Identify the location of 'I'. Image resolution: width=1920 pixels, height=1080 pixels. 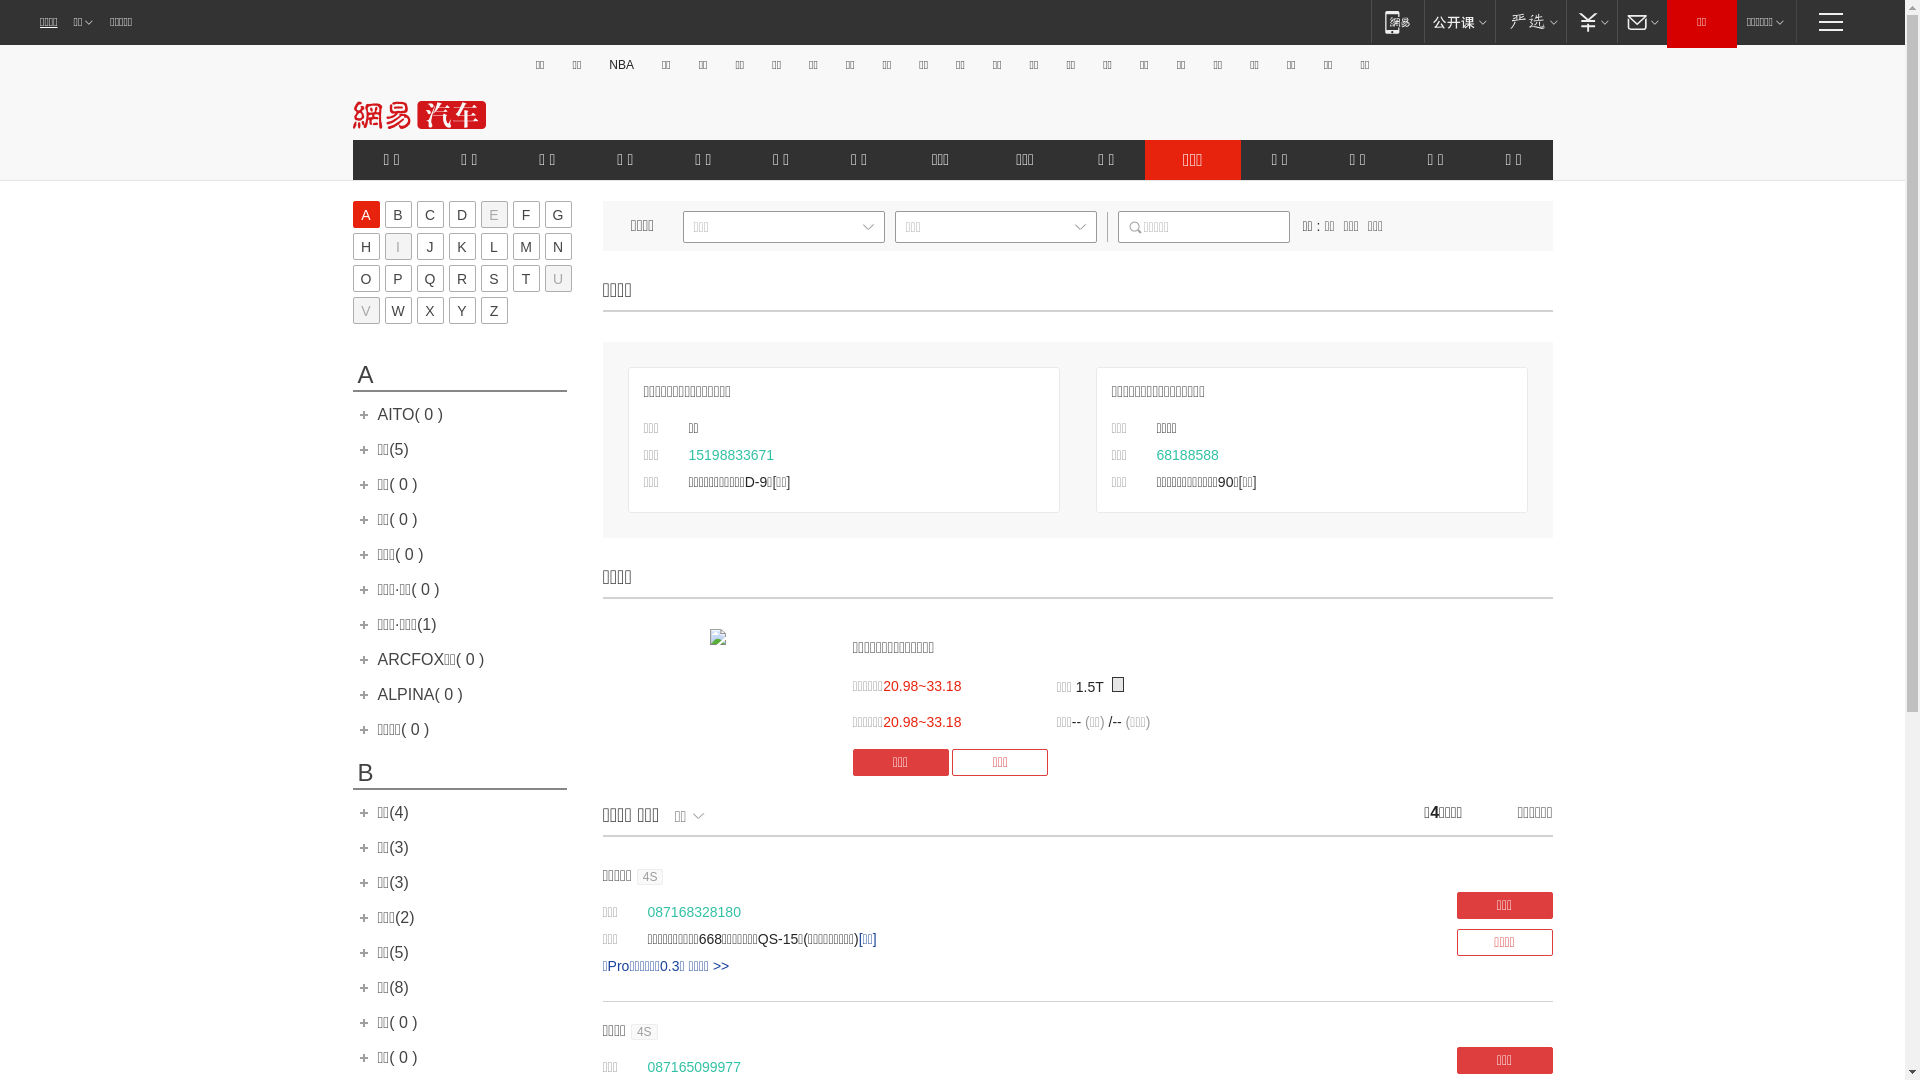
(397, 245).